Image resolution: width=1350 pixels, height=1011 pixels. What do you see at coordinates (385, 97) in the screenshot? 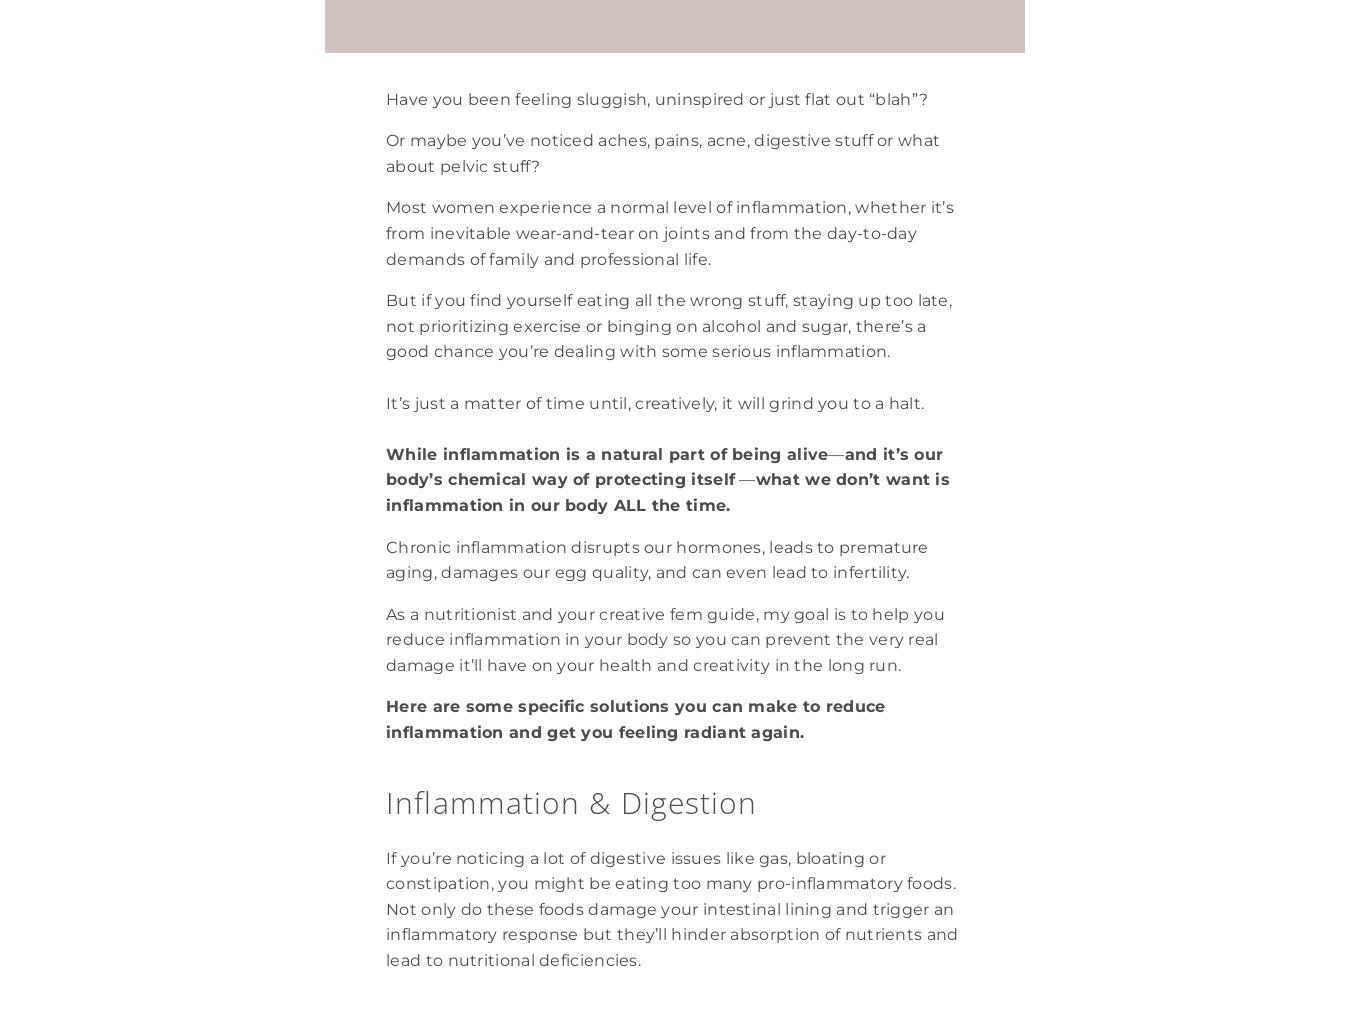
I see `'Have you been feeling sluggish, uninspired or just flat out “blah”?'` at bounding box center [385, 97].